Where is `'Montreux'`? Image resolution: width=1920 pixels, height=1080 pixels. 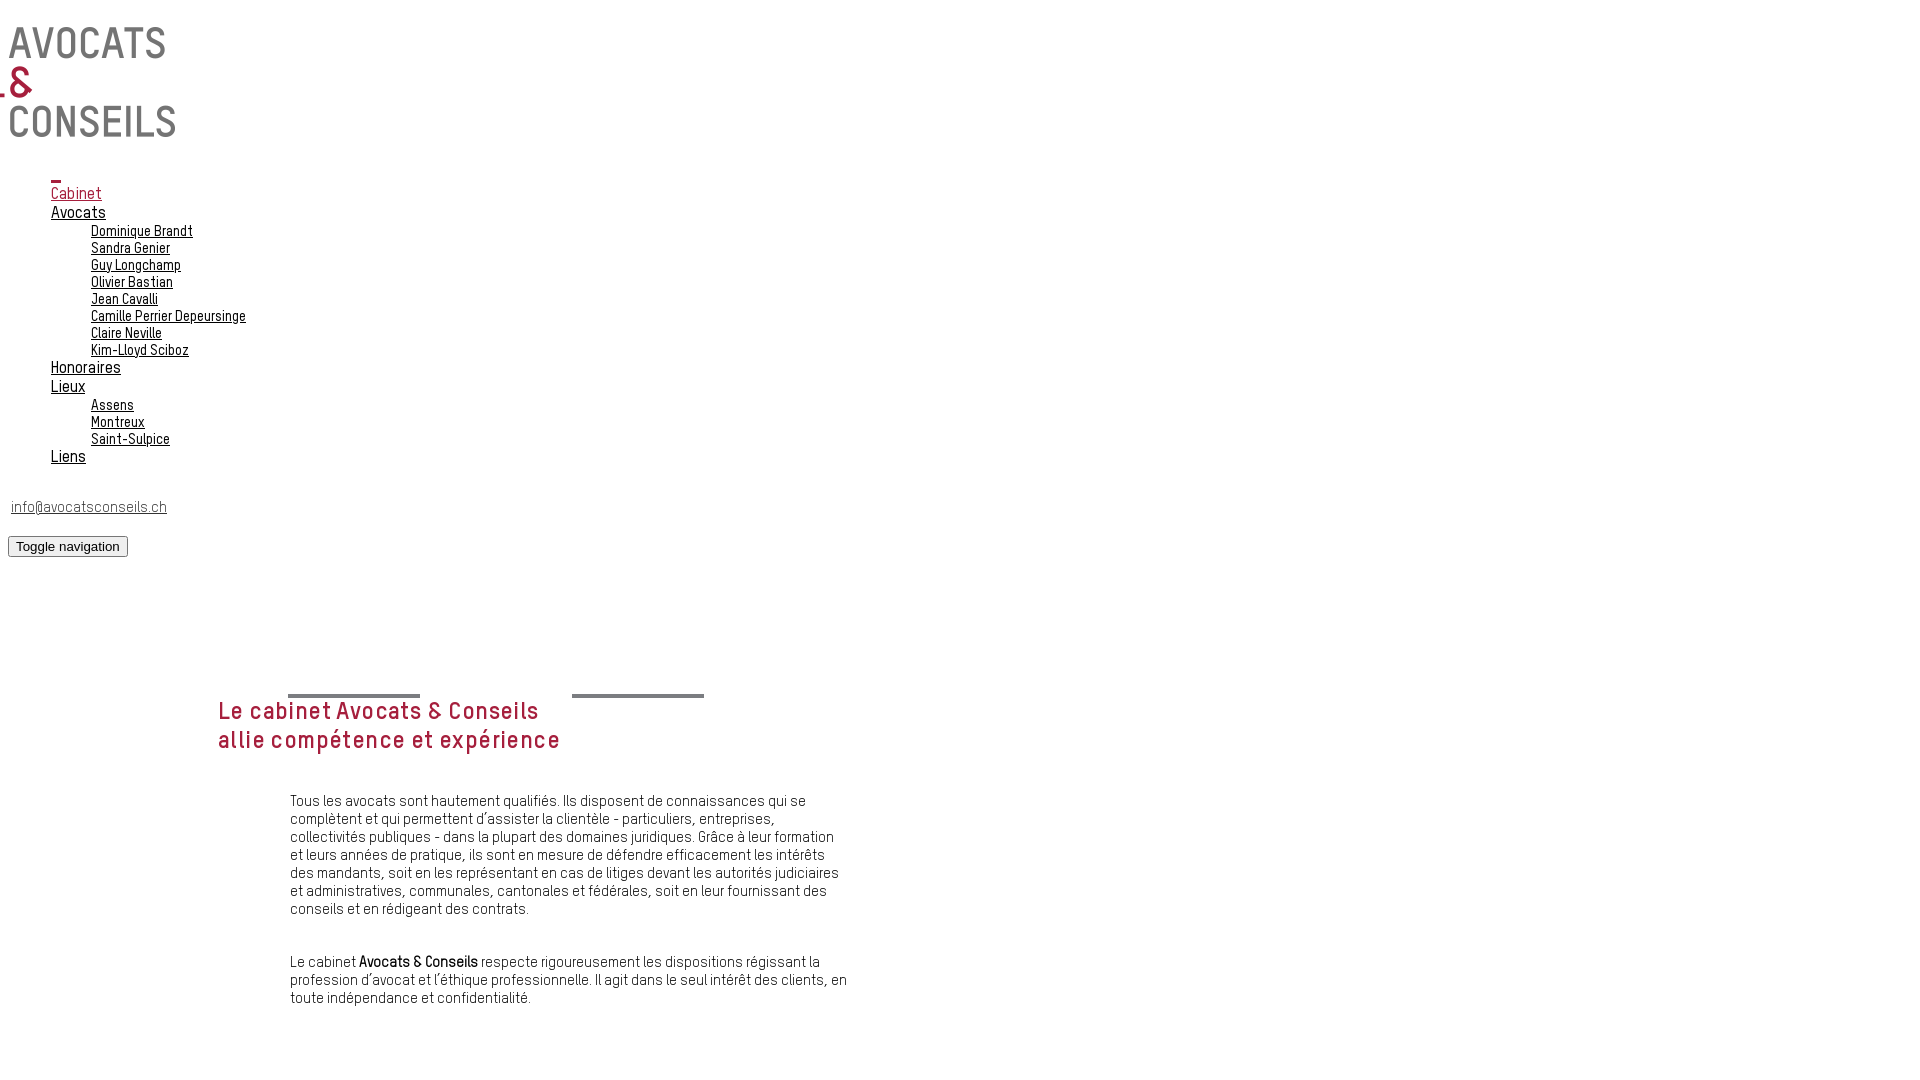 'Montreux' is located at coordinates (117, 422).